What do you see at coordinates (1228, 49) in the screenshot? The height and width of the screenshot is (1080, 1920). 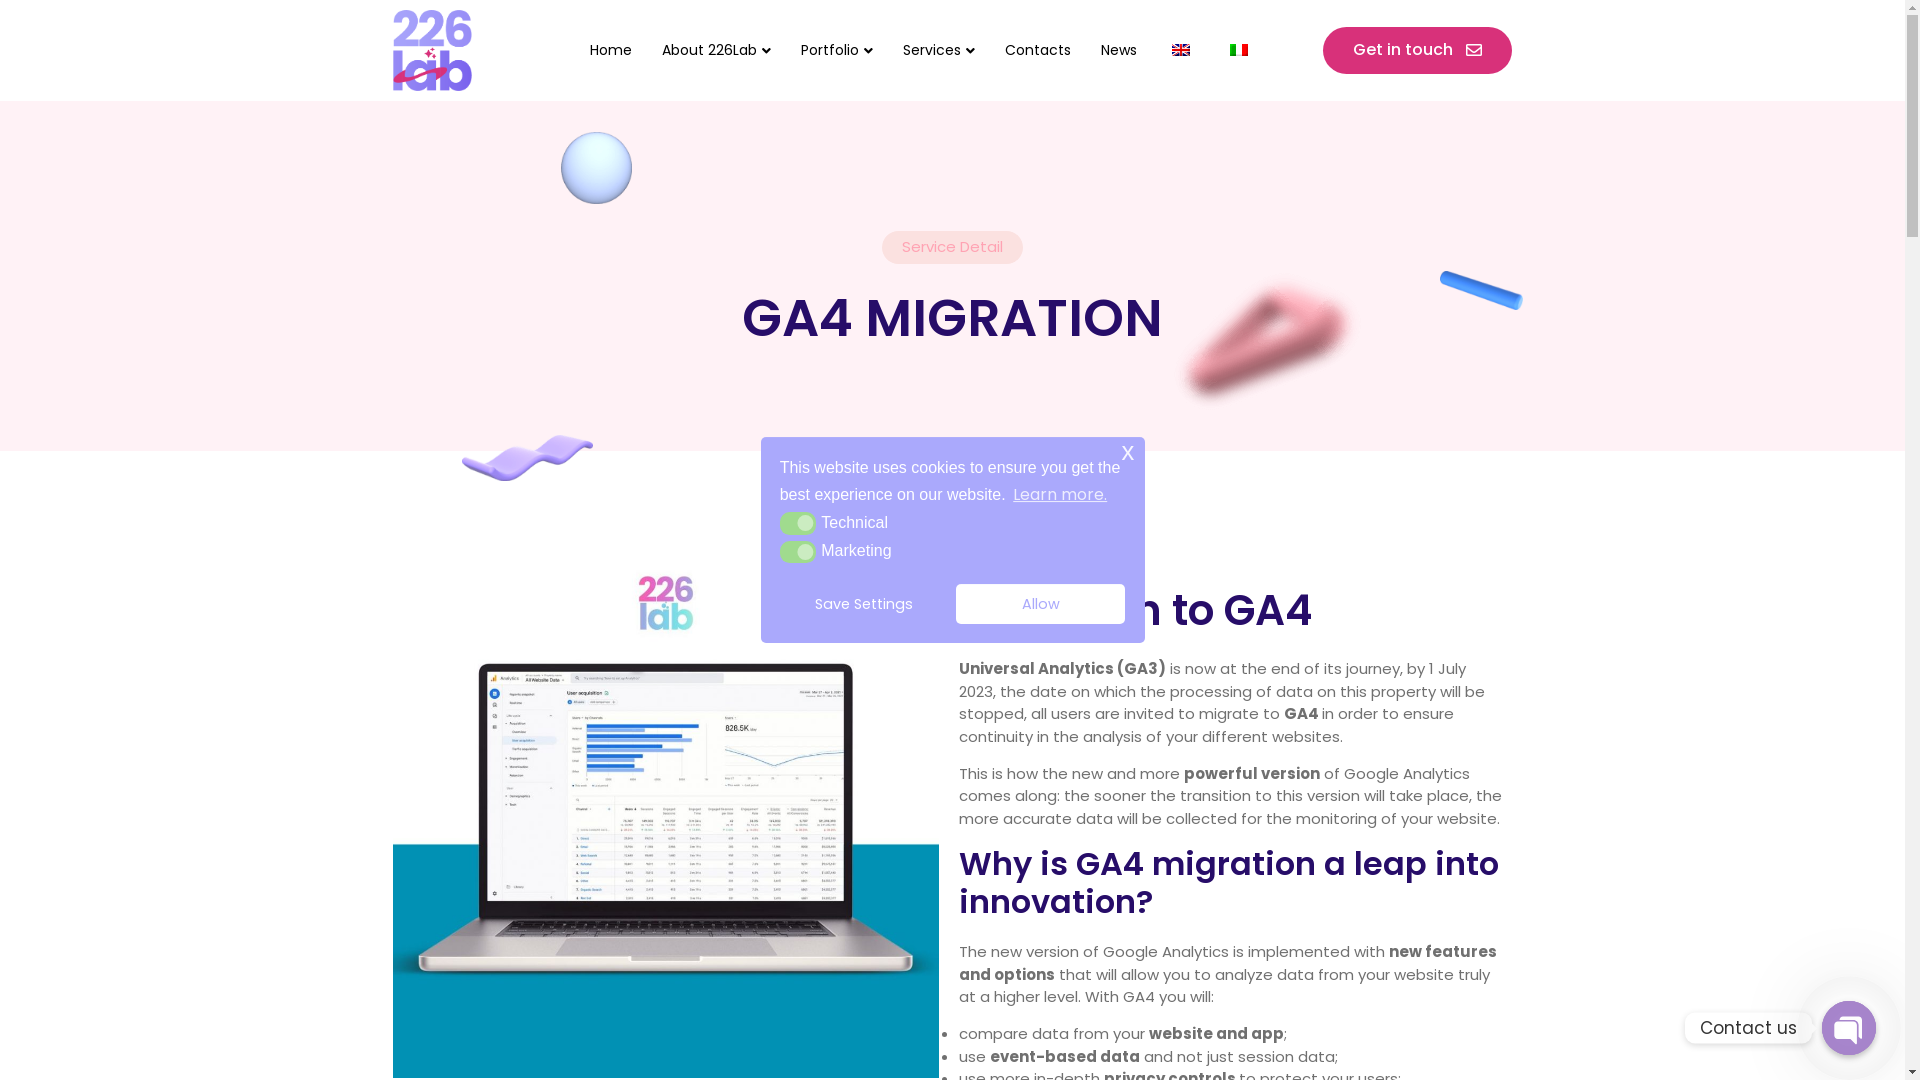 I see `'Italian'` at bounding box center [1228, 49].